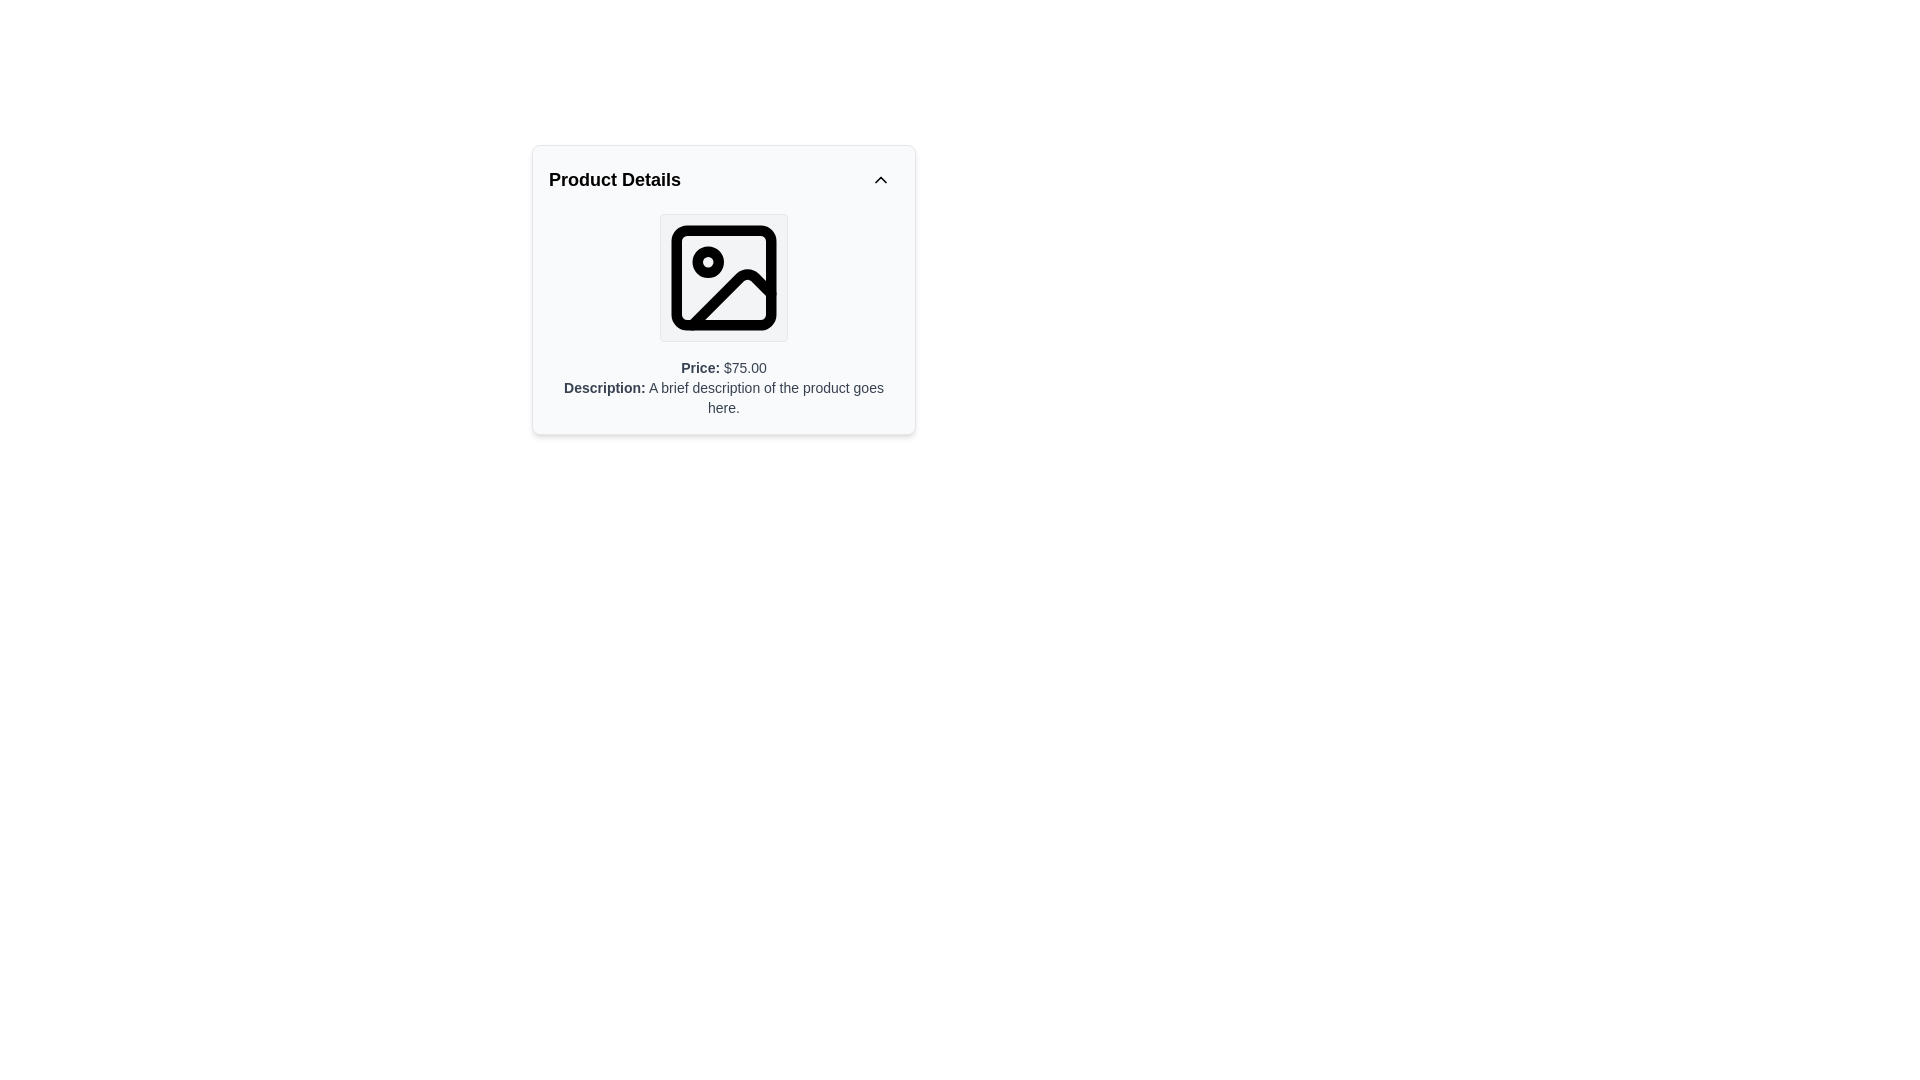 The width and height of the screenshot is (1920, 1080). Describe the element at coordinates (603, 388) in the screenshot. I see `the label displaying the text 'Description:' which is bold and dark-colored, located at the upper-left corner of the description field` at that location.